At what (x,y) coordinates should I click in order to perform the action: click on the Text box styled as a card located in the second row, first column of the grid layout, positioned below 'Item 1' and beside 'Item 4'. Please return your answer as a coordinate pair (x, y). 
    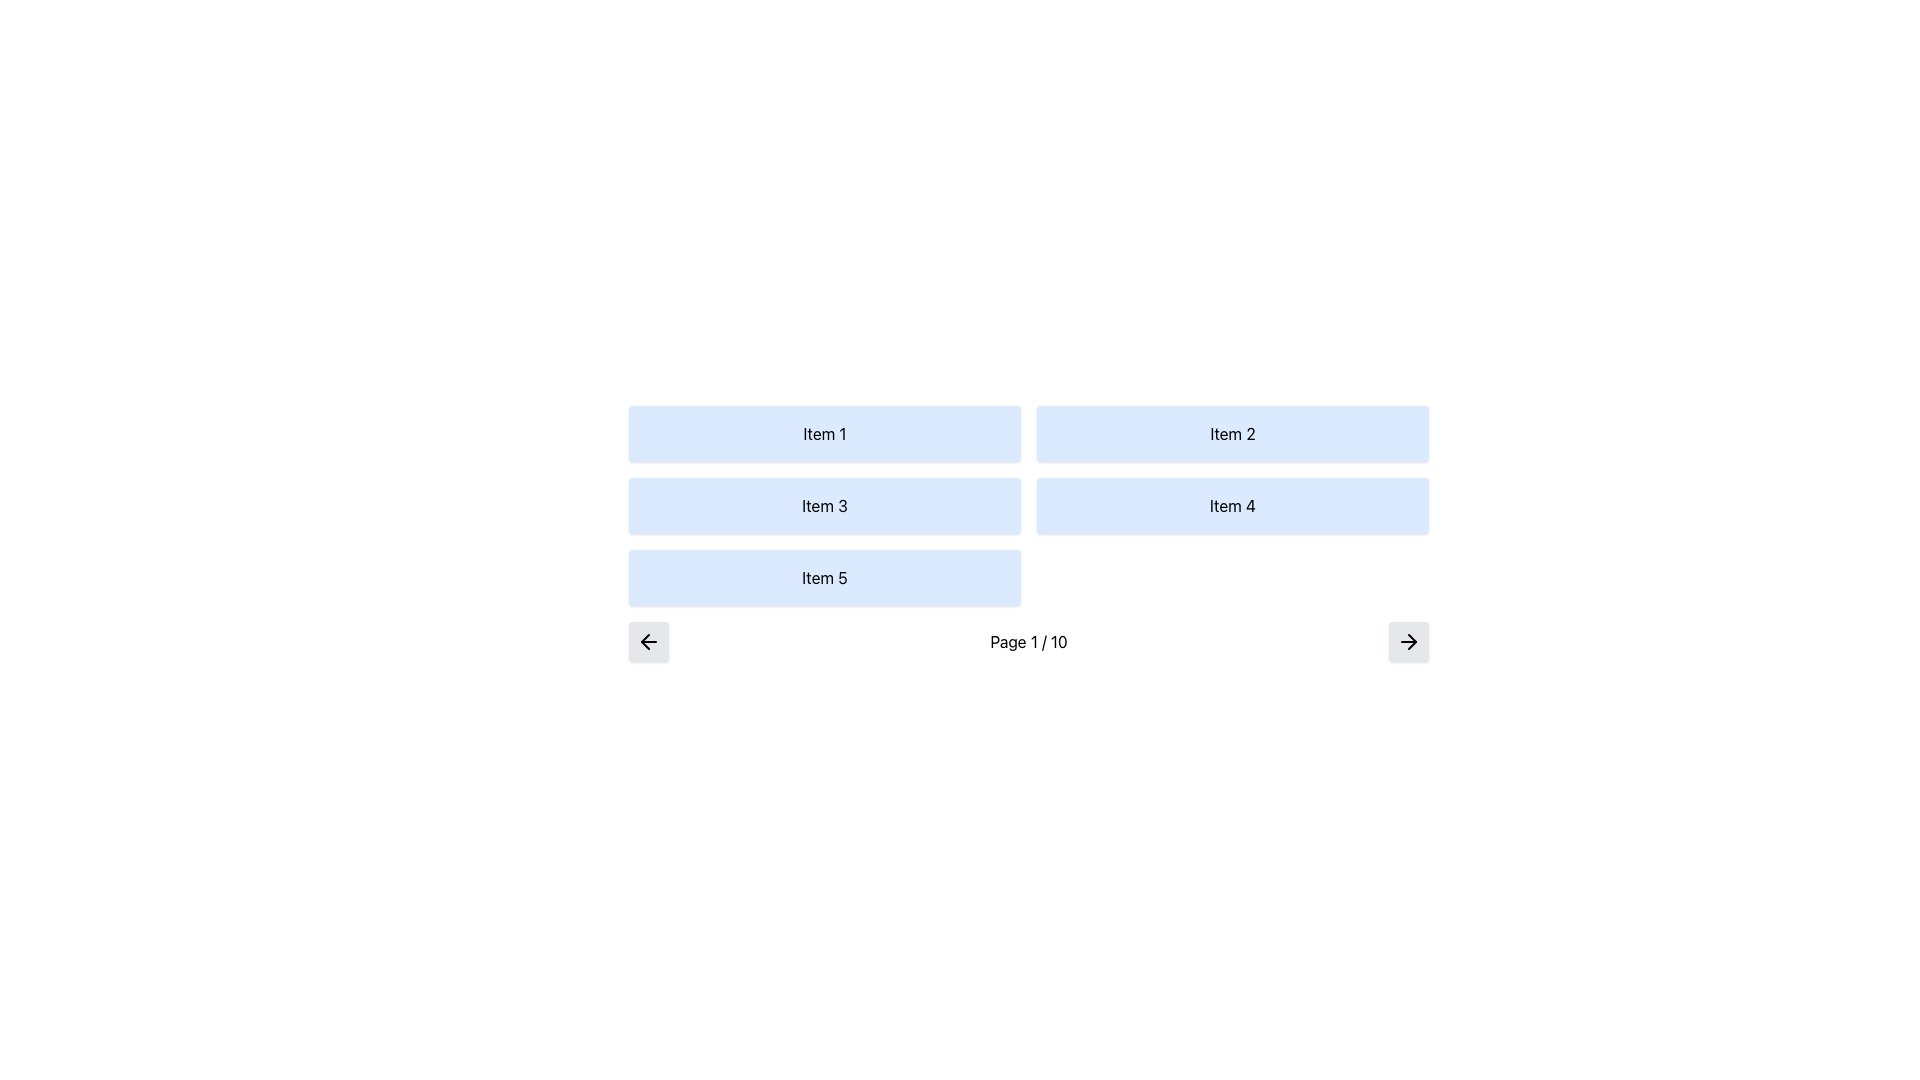
    Looking at the image, I should click on (825, 504).